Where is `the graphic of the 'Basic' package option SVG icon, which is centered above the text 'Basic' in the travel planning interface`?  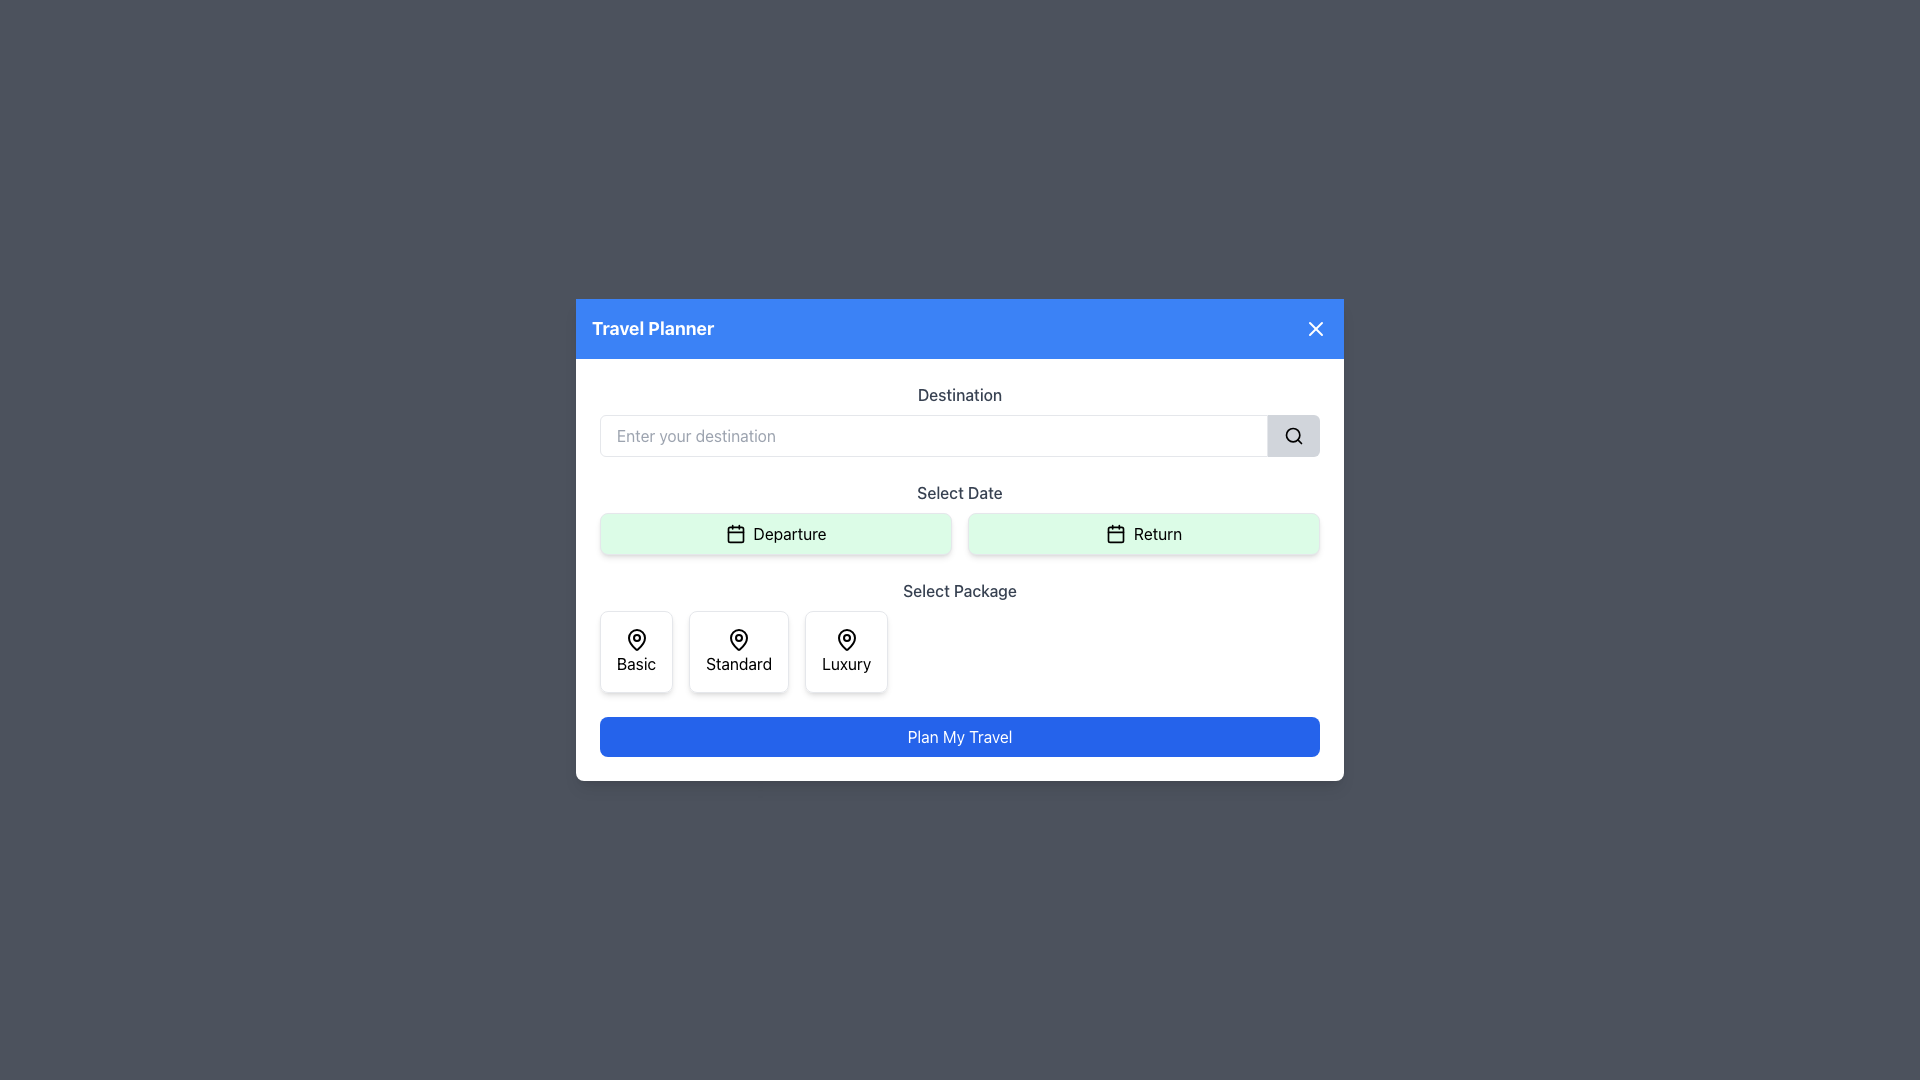
the graphic of the 'Basic' package option SVG icon, which is centered above the text 'Basic' in the travel planning interface is located at coordinates (635, 640).